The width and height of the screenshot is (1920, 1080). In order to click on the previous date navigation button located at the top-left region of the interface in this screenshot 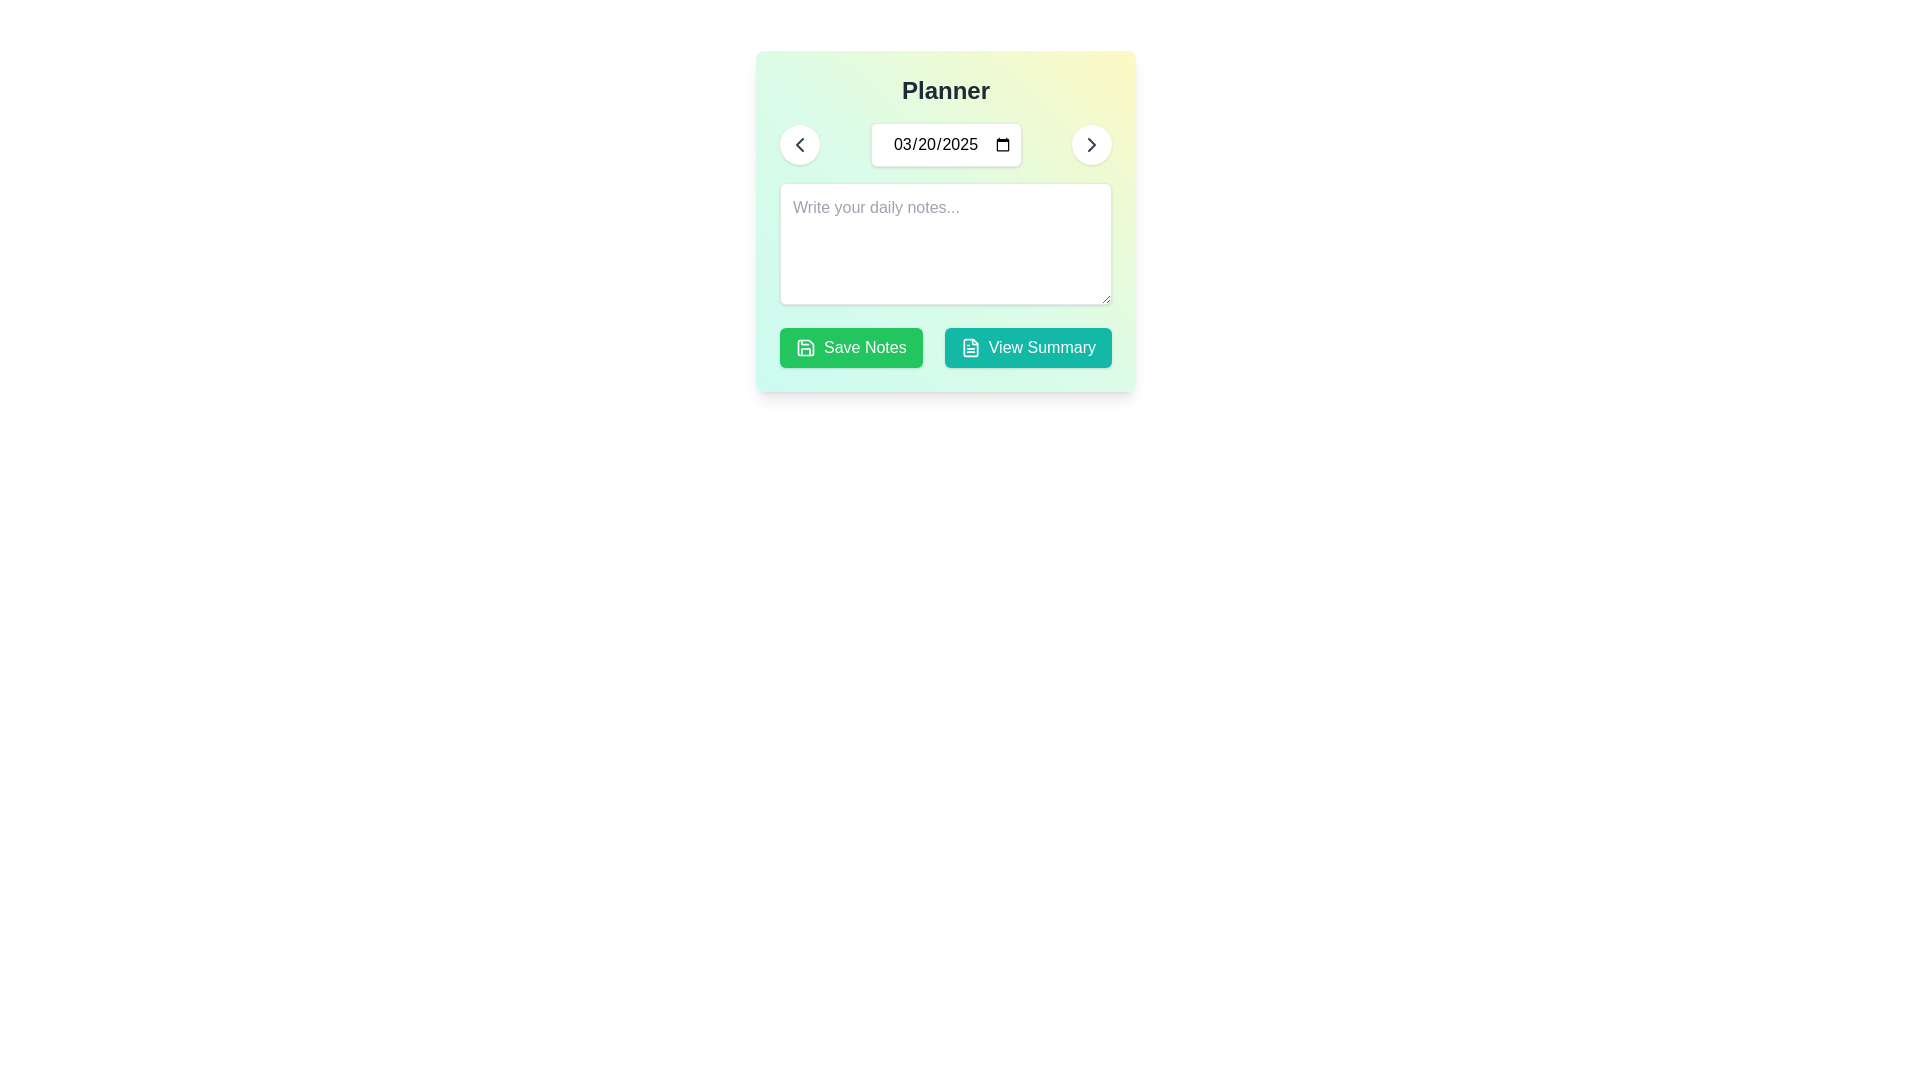, I will do `click(800, 144)`.